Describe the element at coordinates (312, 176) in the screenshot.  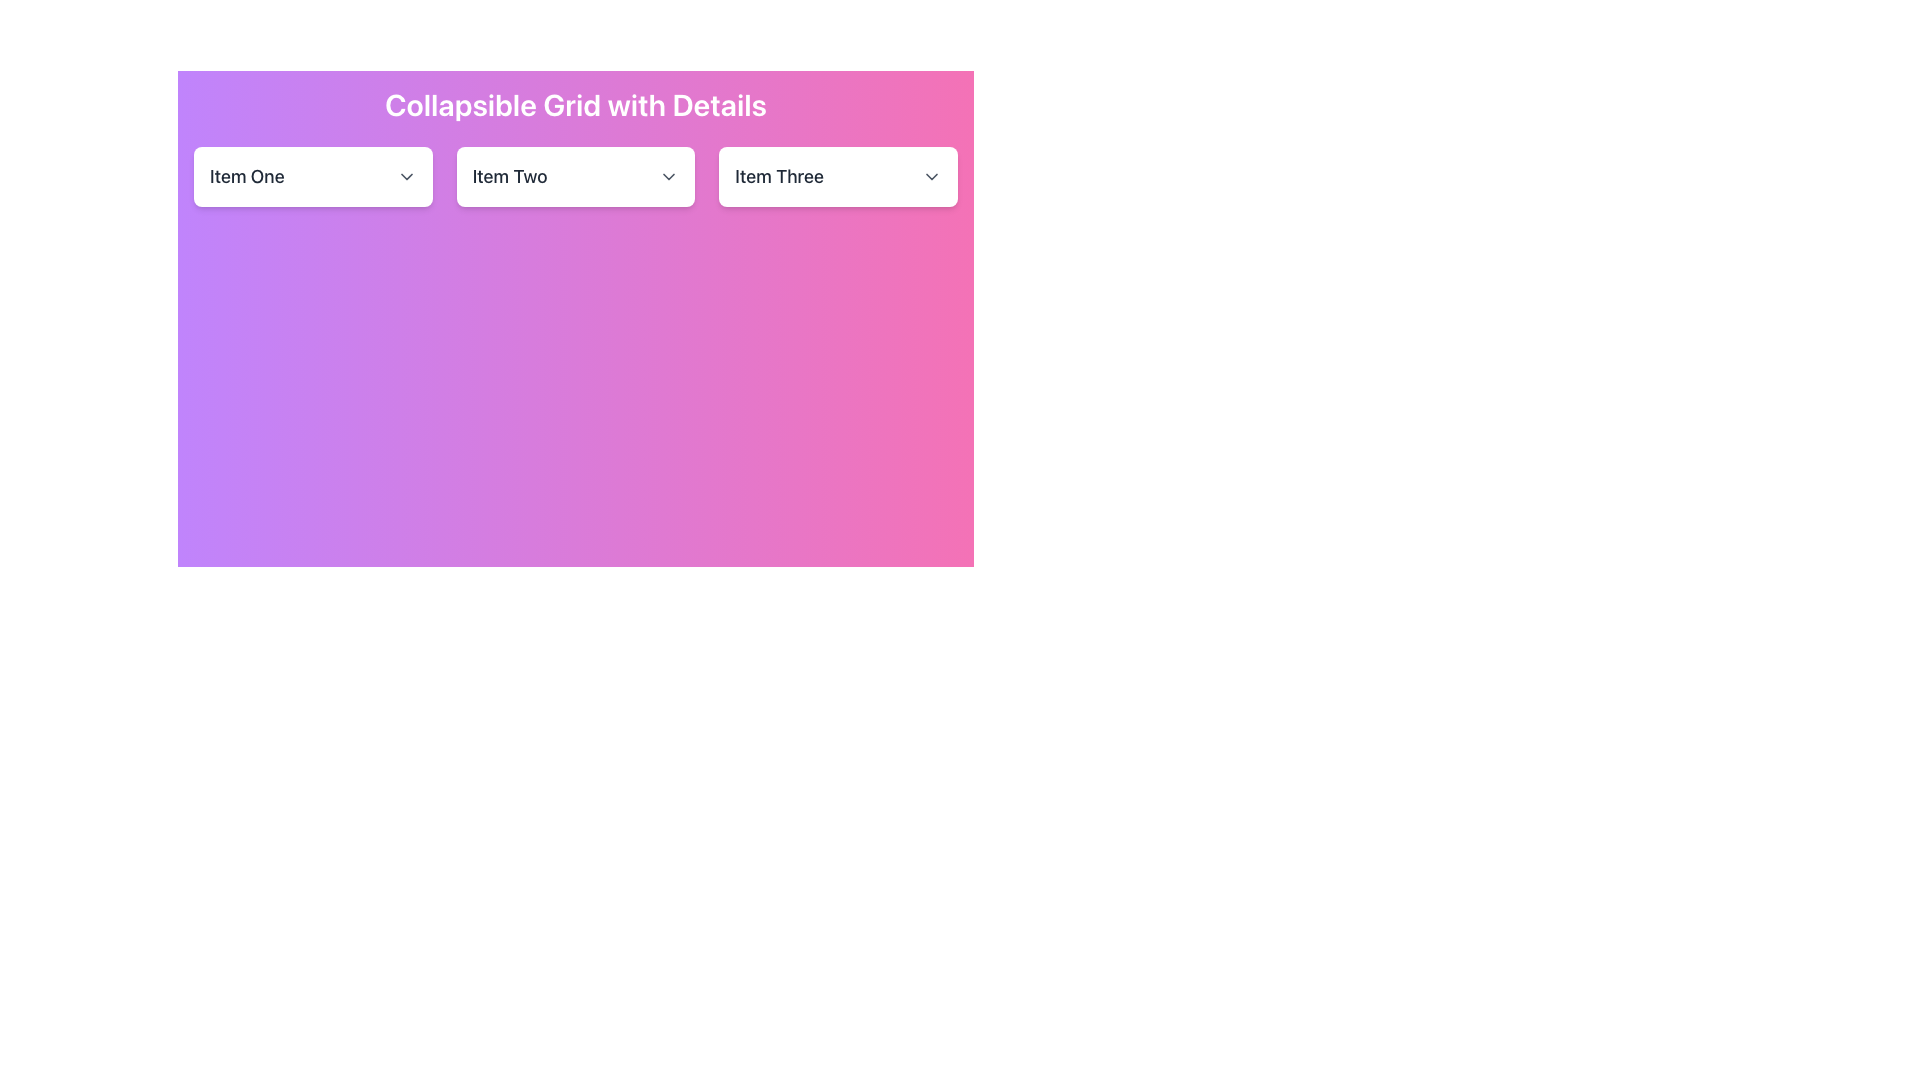
I see `the first card in the grid layout, which is an interactive entry point for 'Item One'` at that location.